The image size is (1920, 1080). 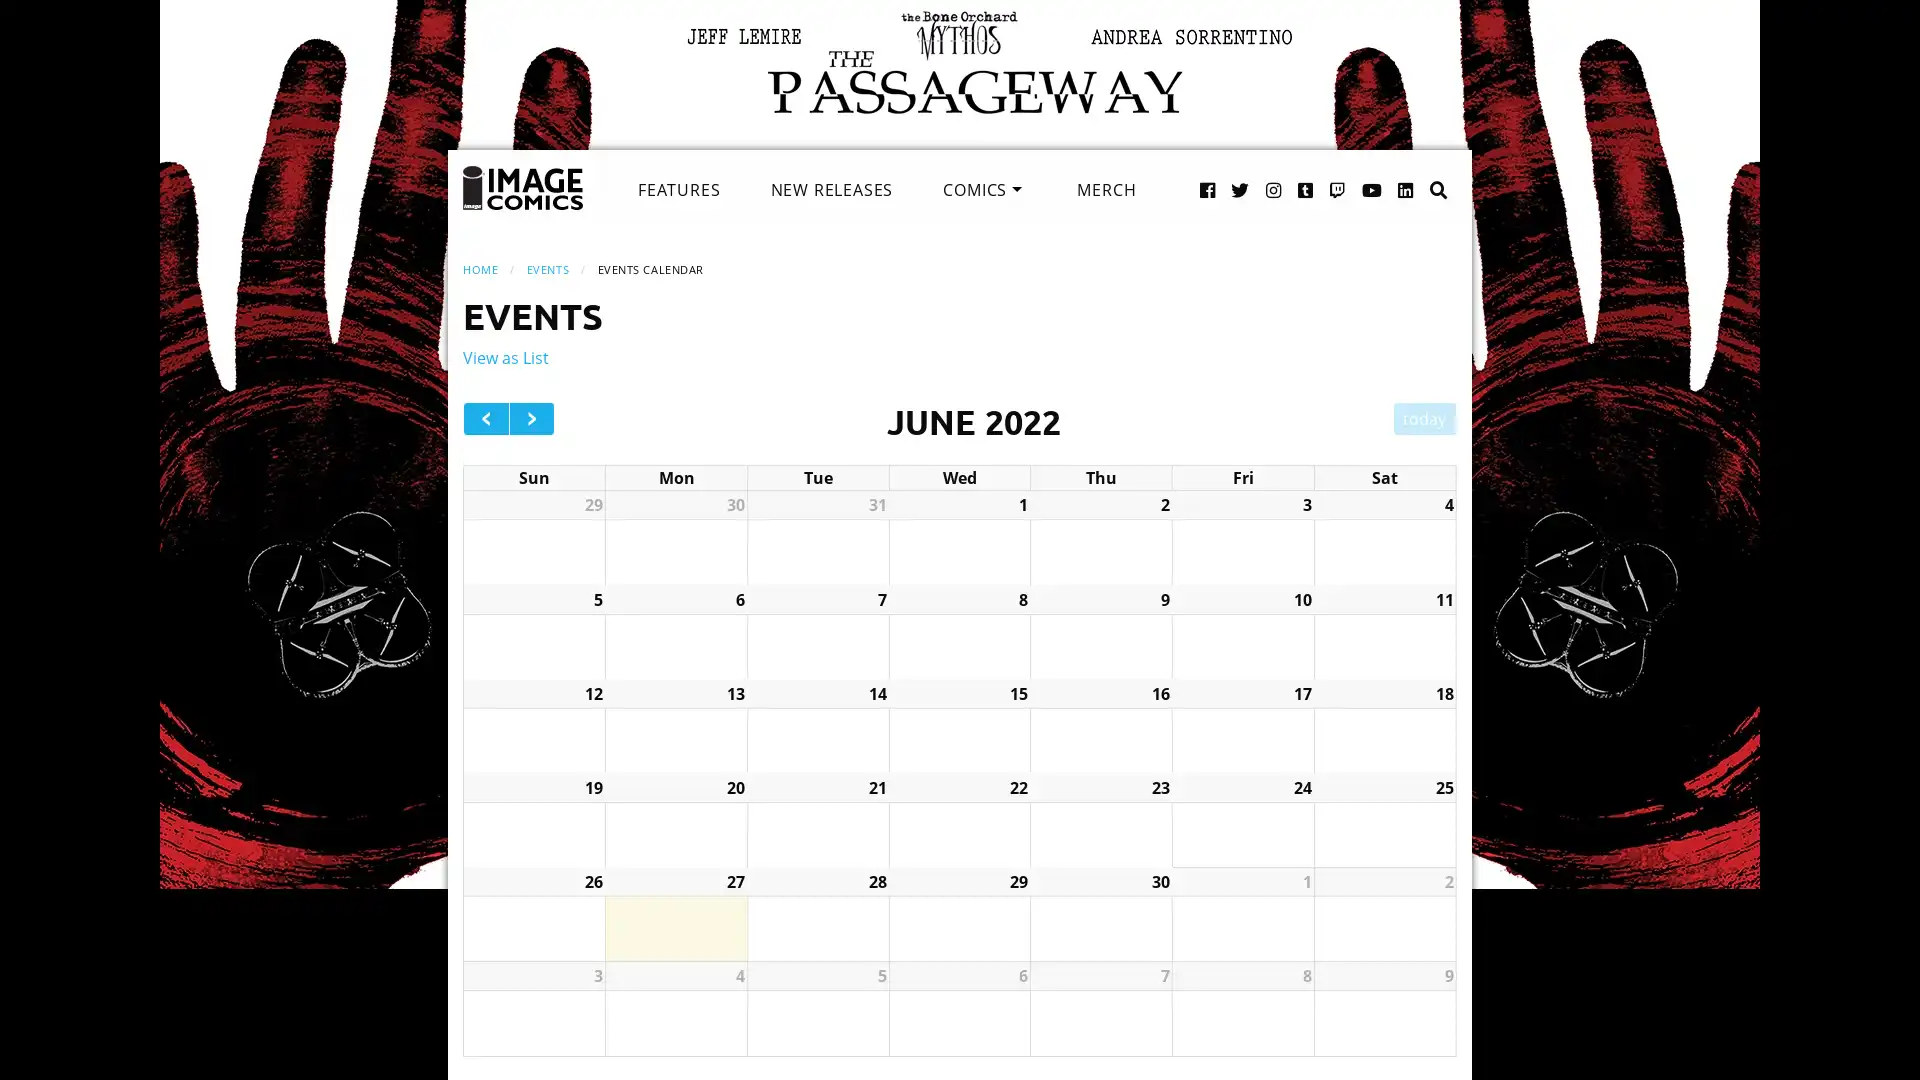 I want to click on Search, so click(x=1417, y=168).